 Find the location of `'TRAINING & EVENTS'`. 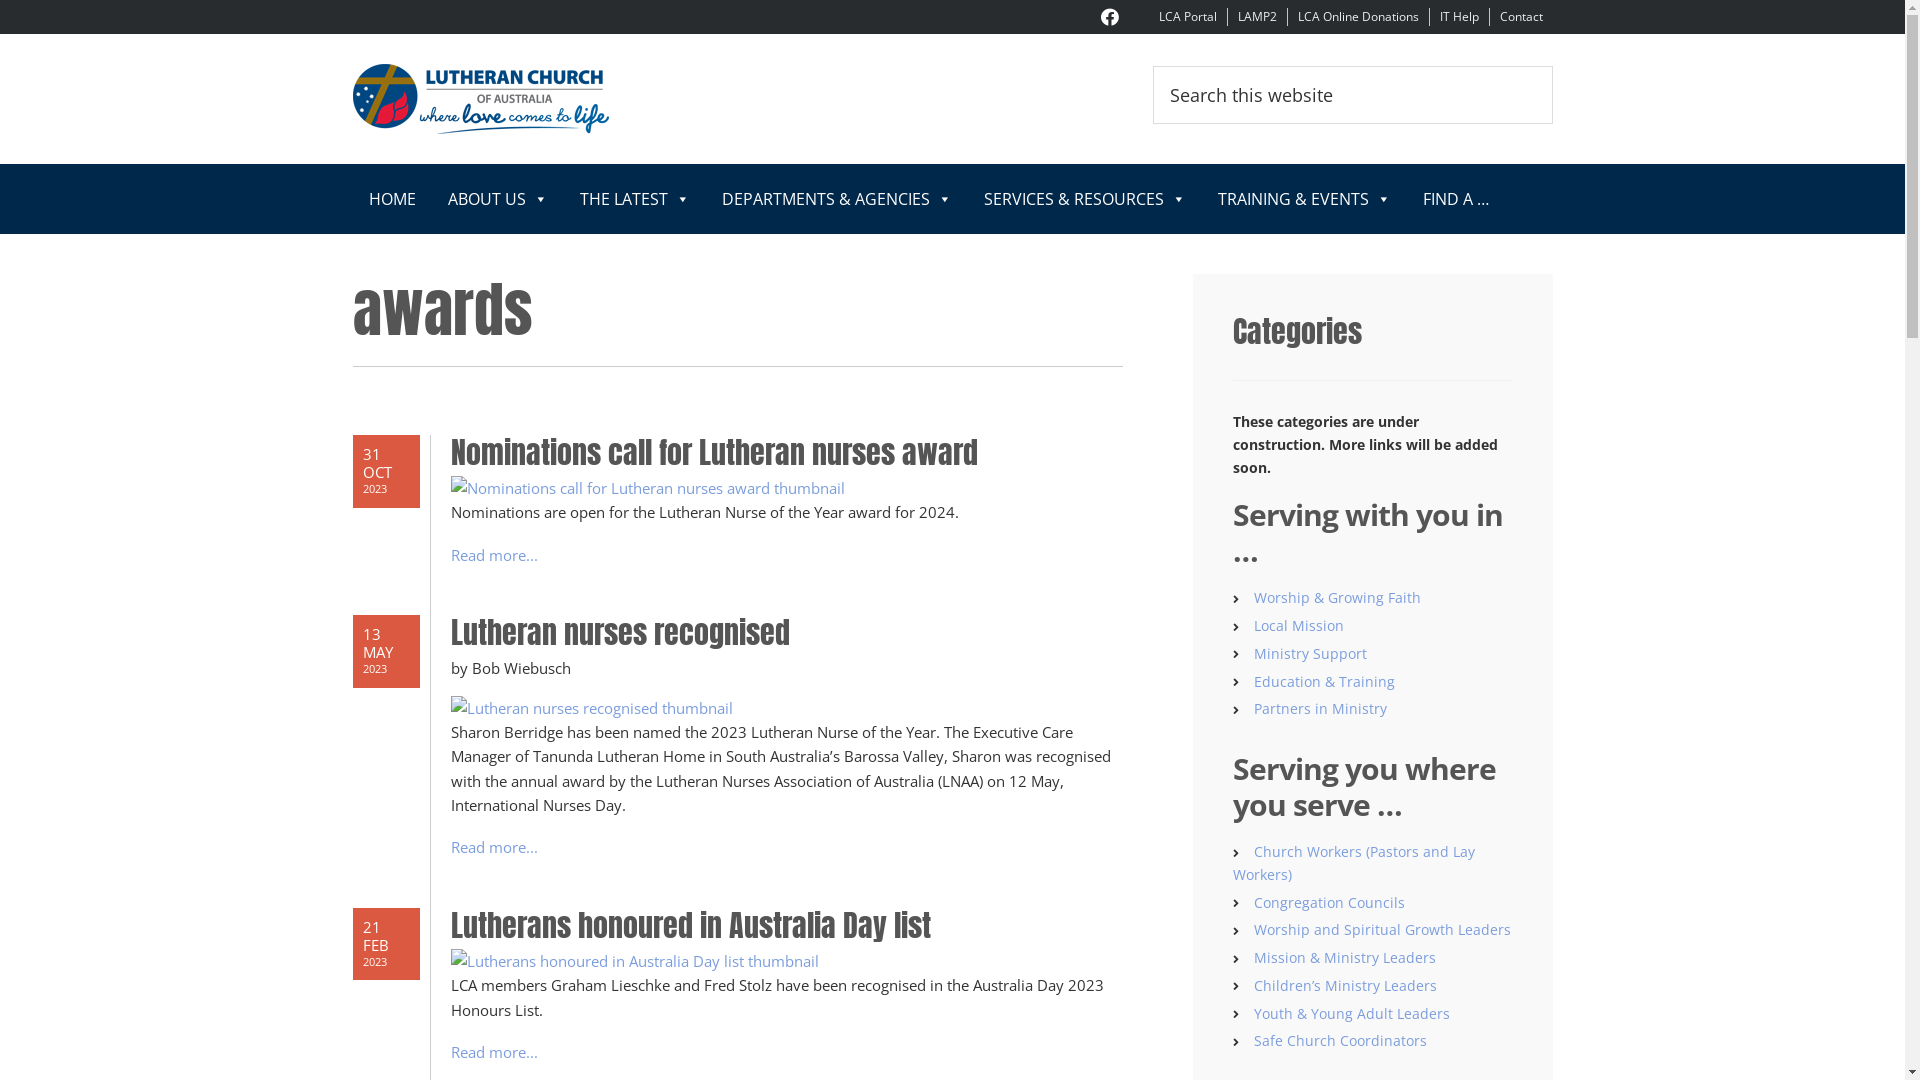

'TRAINING & EVENTS' is located at coordinates (1304, 199).